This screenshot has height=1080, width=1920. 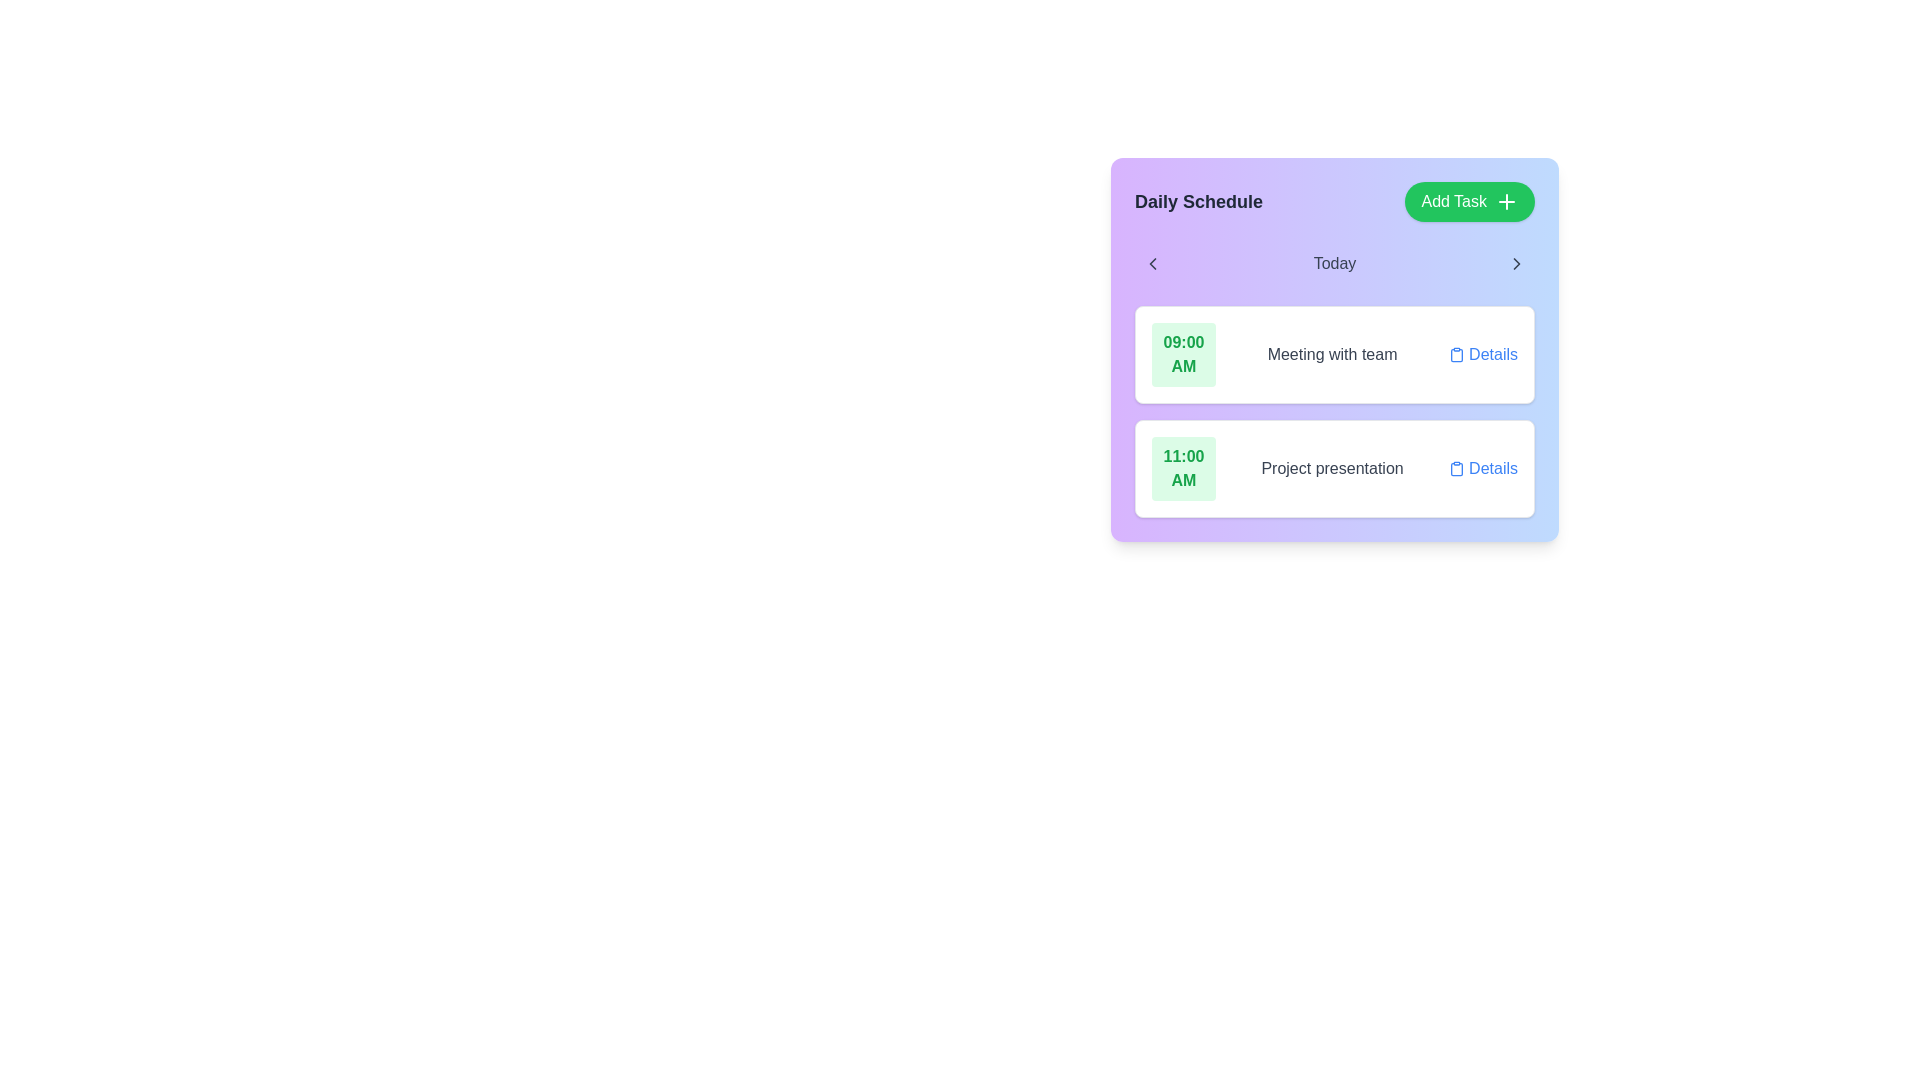 What do you see at coordinates (1507, 201) in the screenshot?
I see `the icon located to the right of the 'Add Task' text within the green rounded button in the upper right corner of the 'Daily Schedule' panel` at bounding box center [1507, 201].